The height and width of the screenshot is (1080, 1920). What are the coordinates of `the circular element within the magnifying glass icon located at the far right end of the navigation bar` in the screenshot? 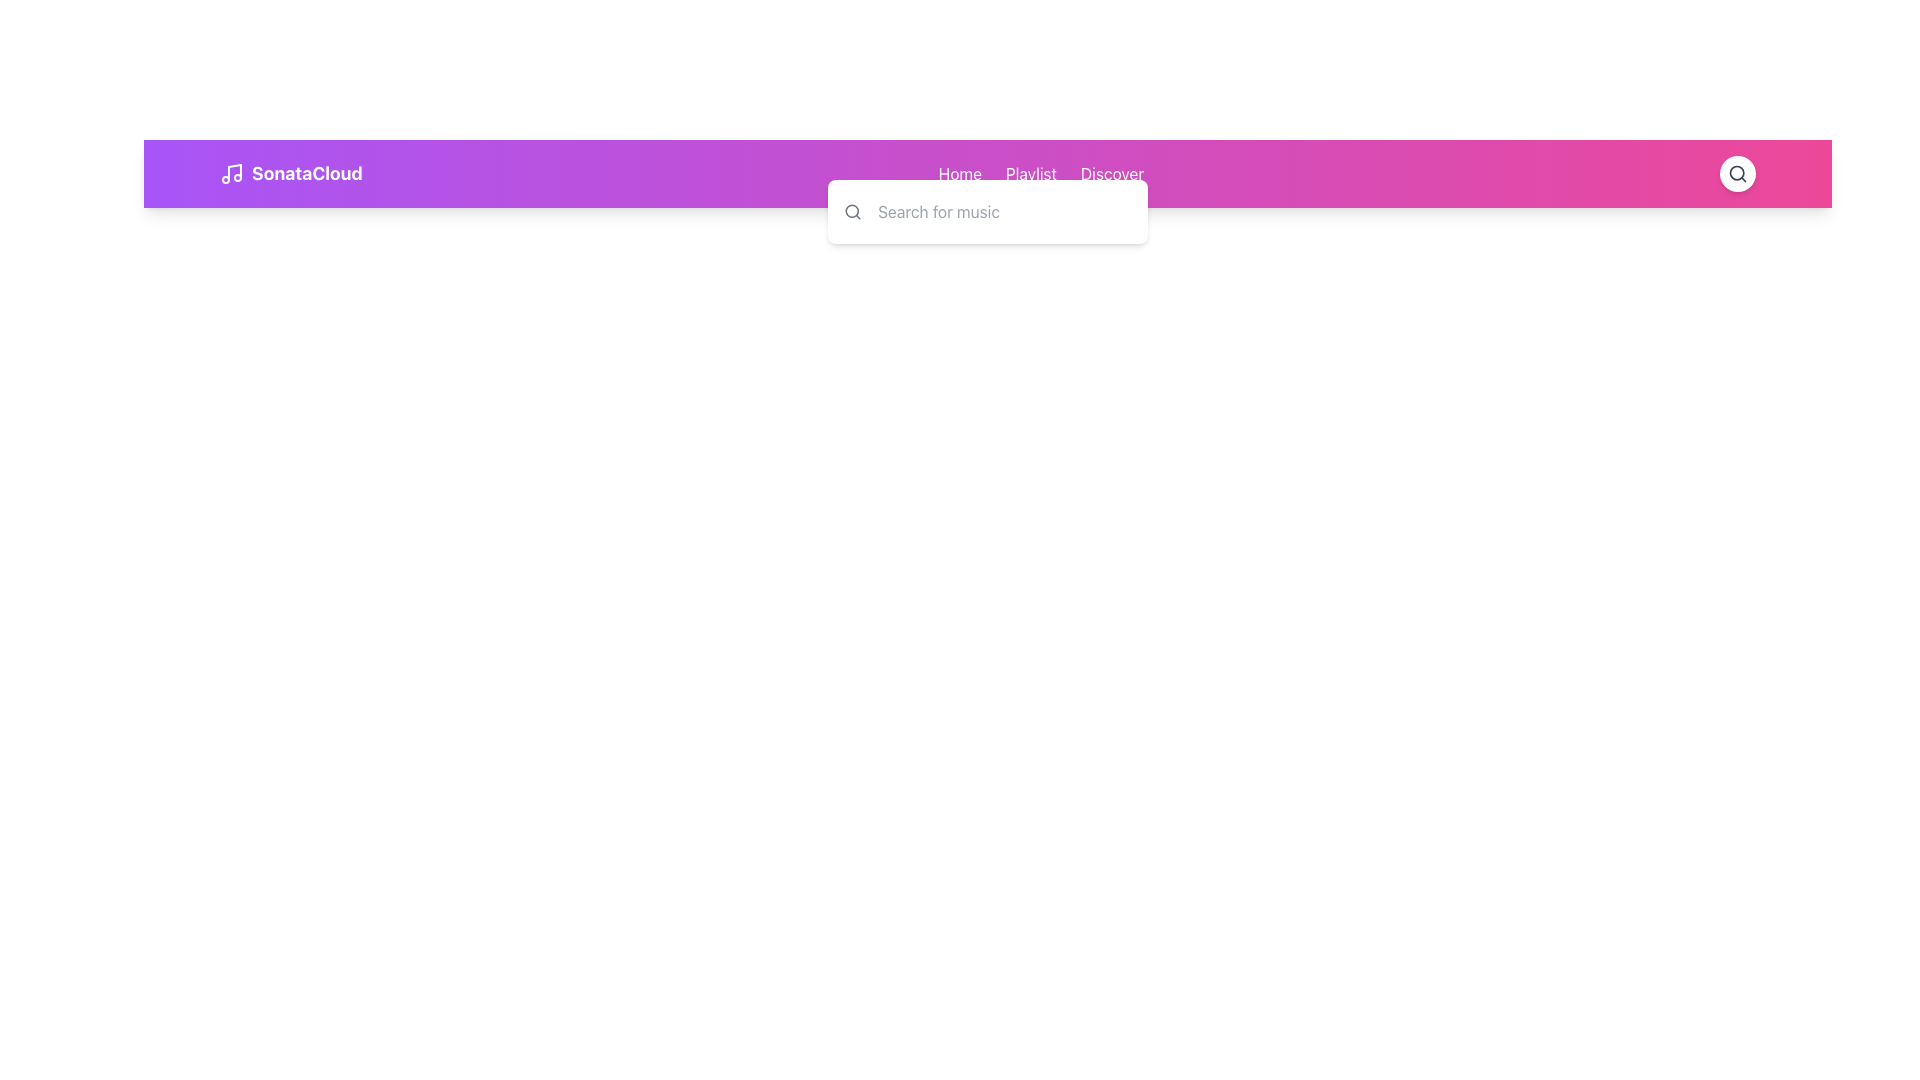 It's located at (1736, 172).